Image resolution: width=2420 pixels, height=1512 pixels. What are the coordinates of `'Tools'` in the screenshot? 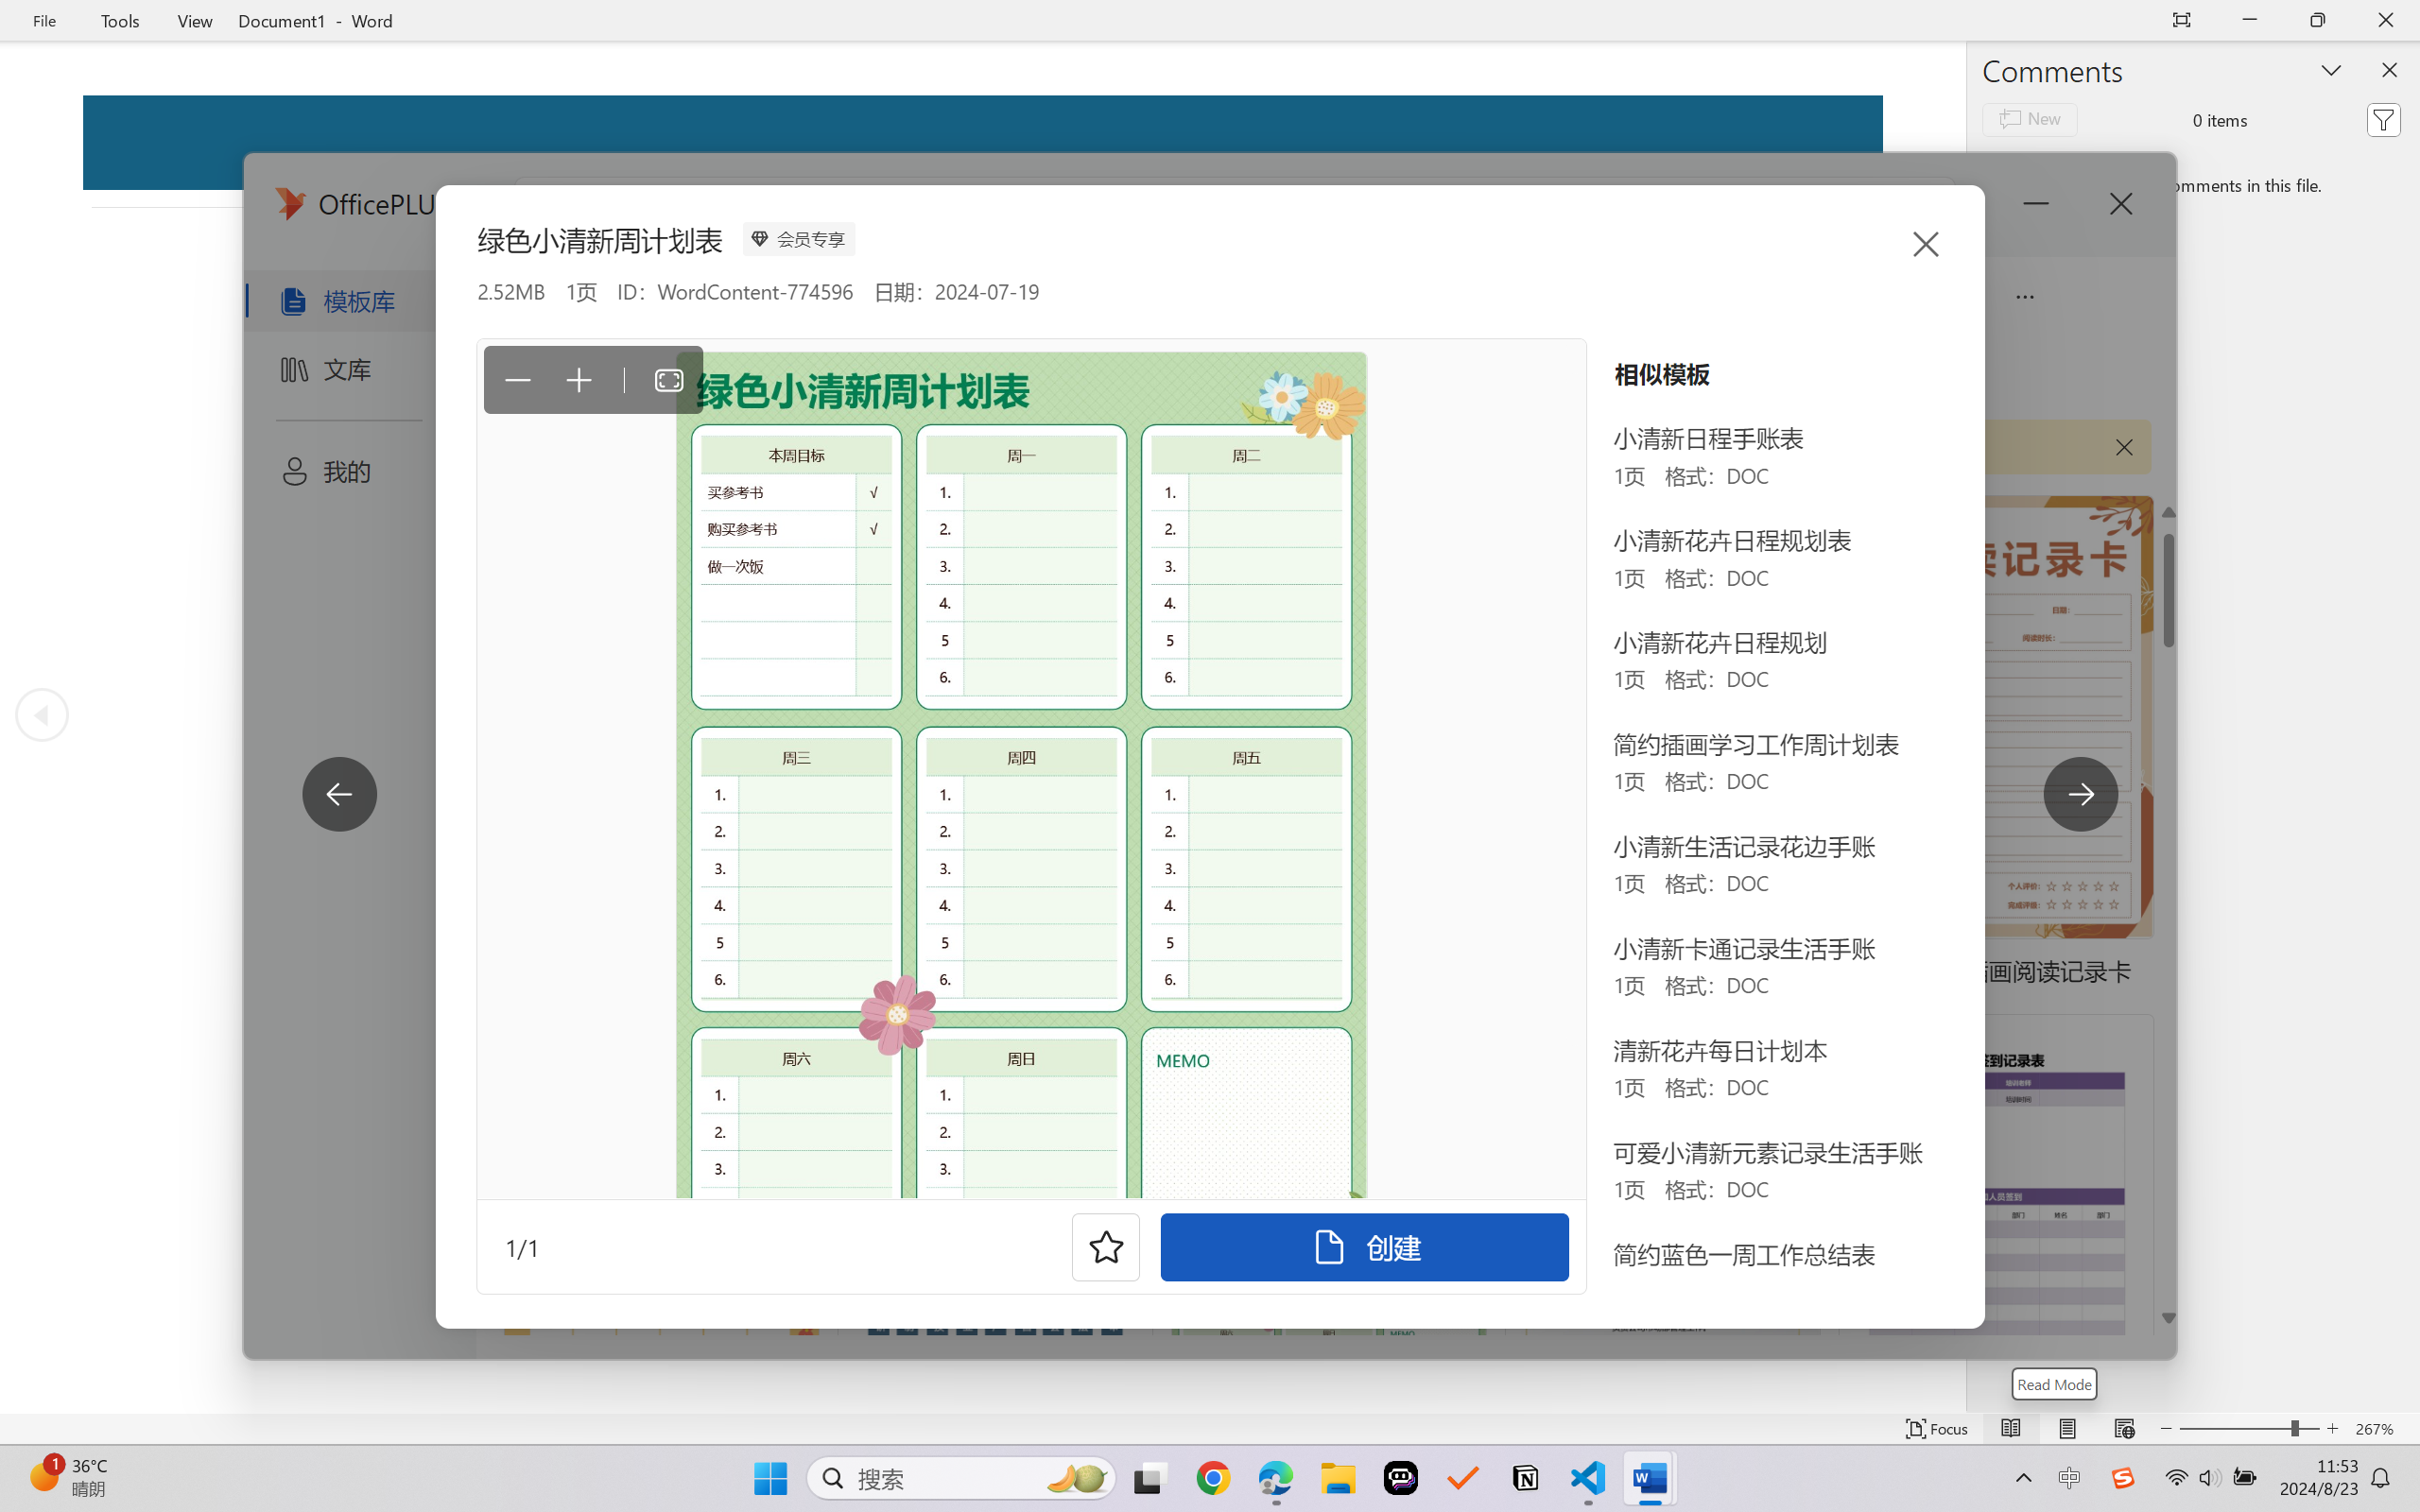 It's located at (121, 20).